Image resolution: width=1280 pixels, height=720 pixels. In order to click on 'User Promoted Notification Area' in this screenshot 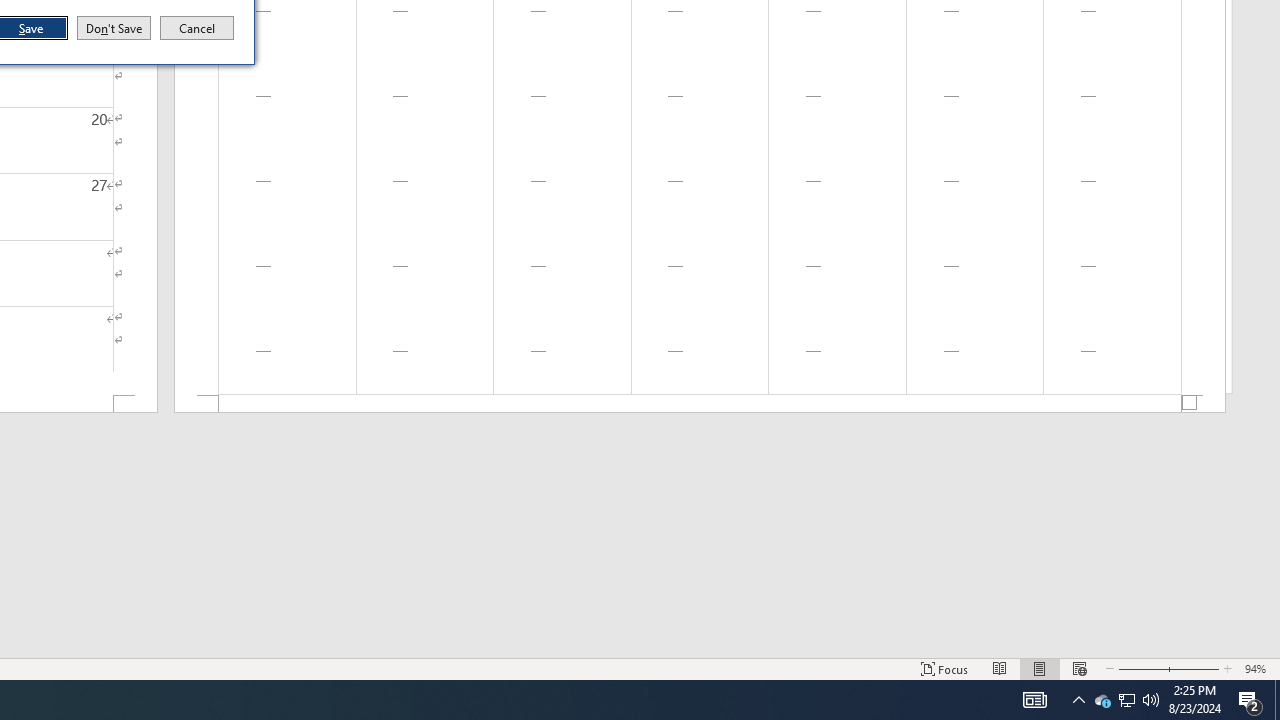, I will do `click(1127, 698)`.